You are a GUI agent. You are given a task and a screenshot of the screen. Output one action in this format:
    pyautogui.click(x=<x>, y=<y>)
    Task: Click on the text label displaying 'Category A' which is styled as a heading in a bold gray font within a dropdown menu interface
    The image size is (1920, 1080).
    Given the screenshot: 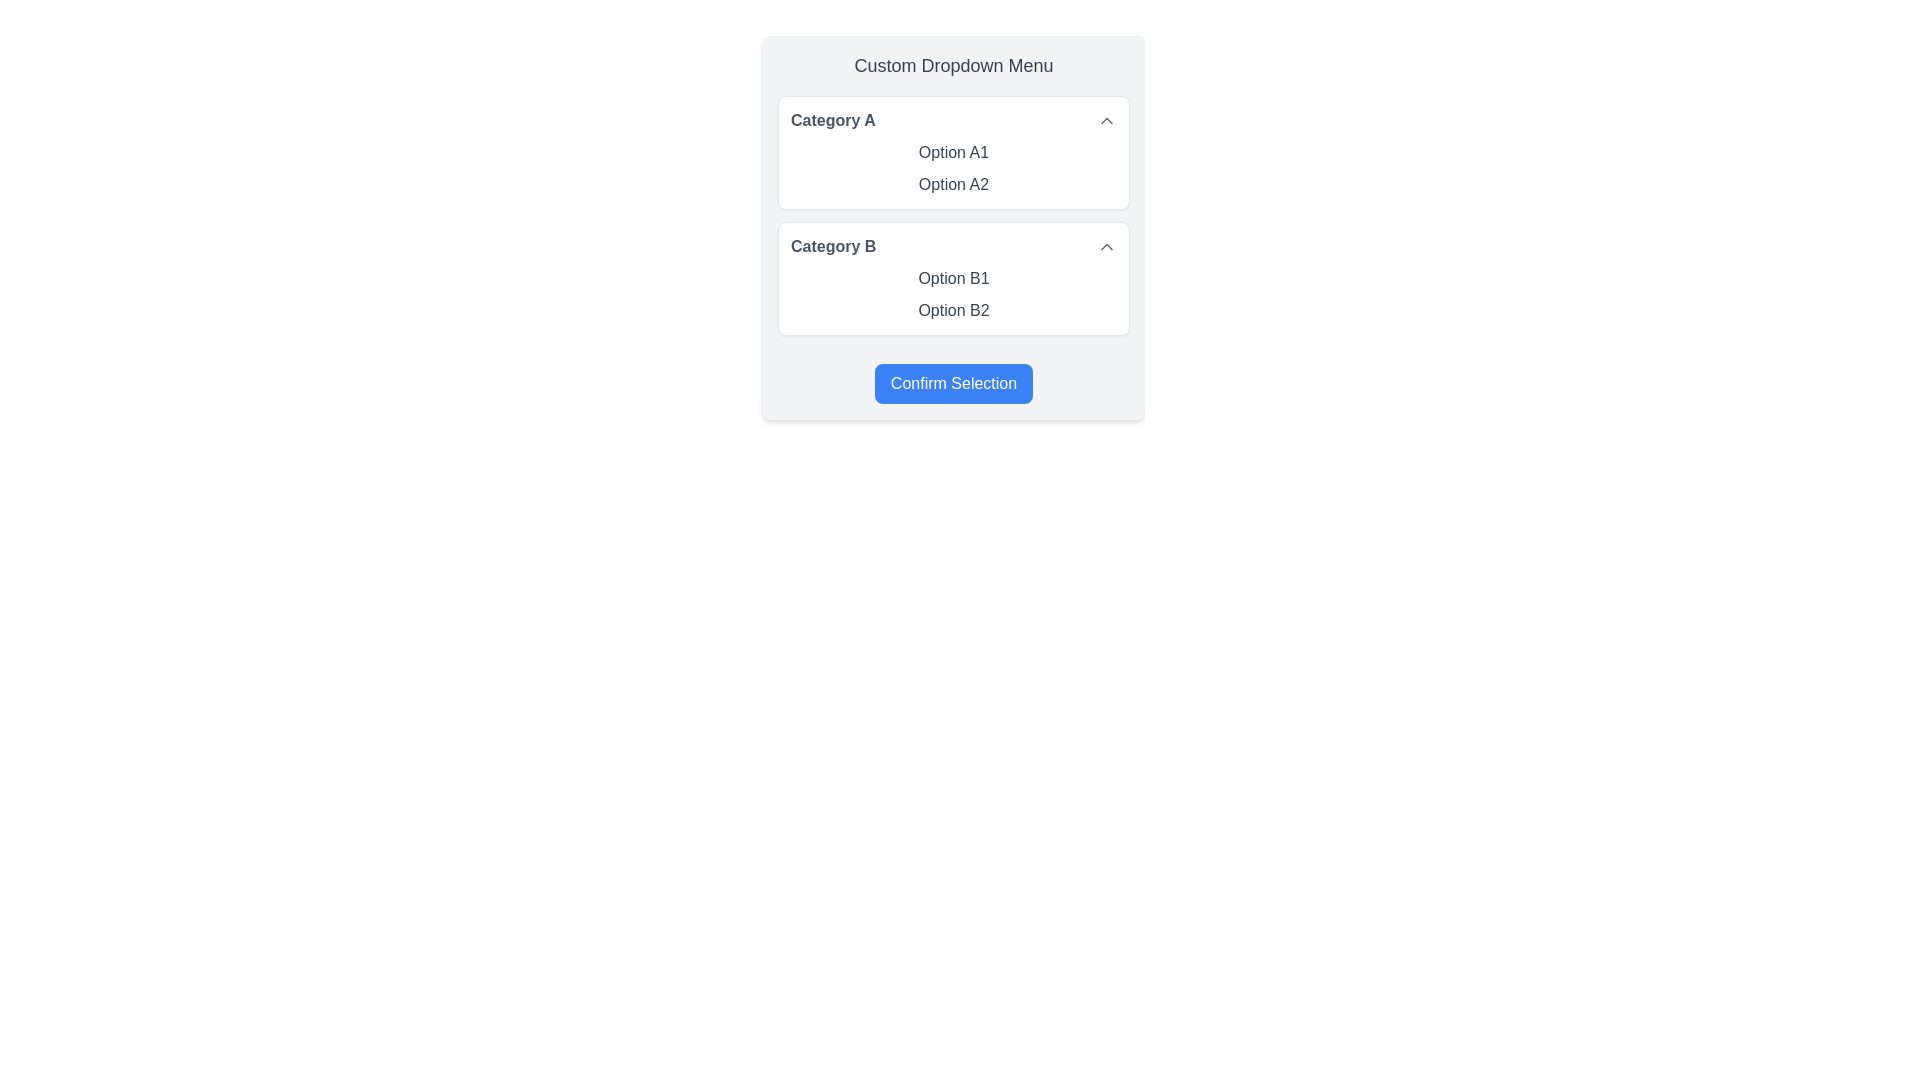 What is the action you would take?
    pyautogui.click(x=833, y=120)
    